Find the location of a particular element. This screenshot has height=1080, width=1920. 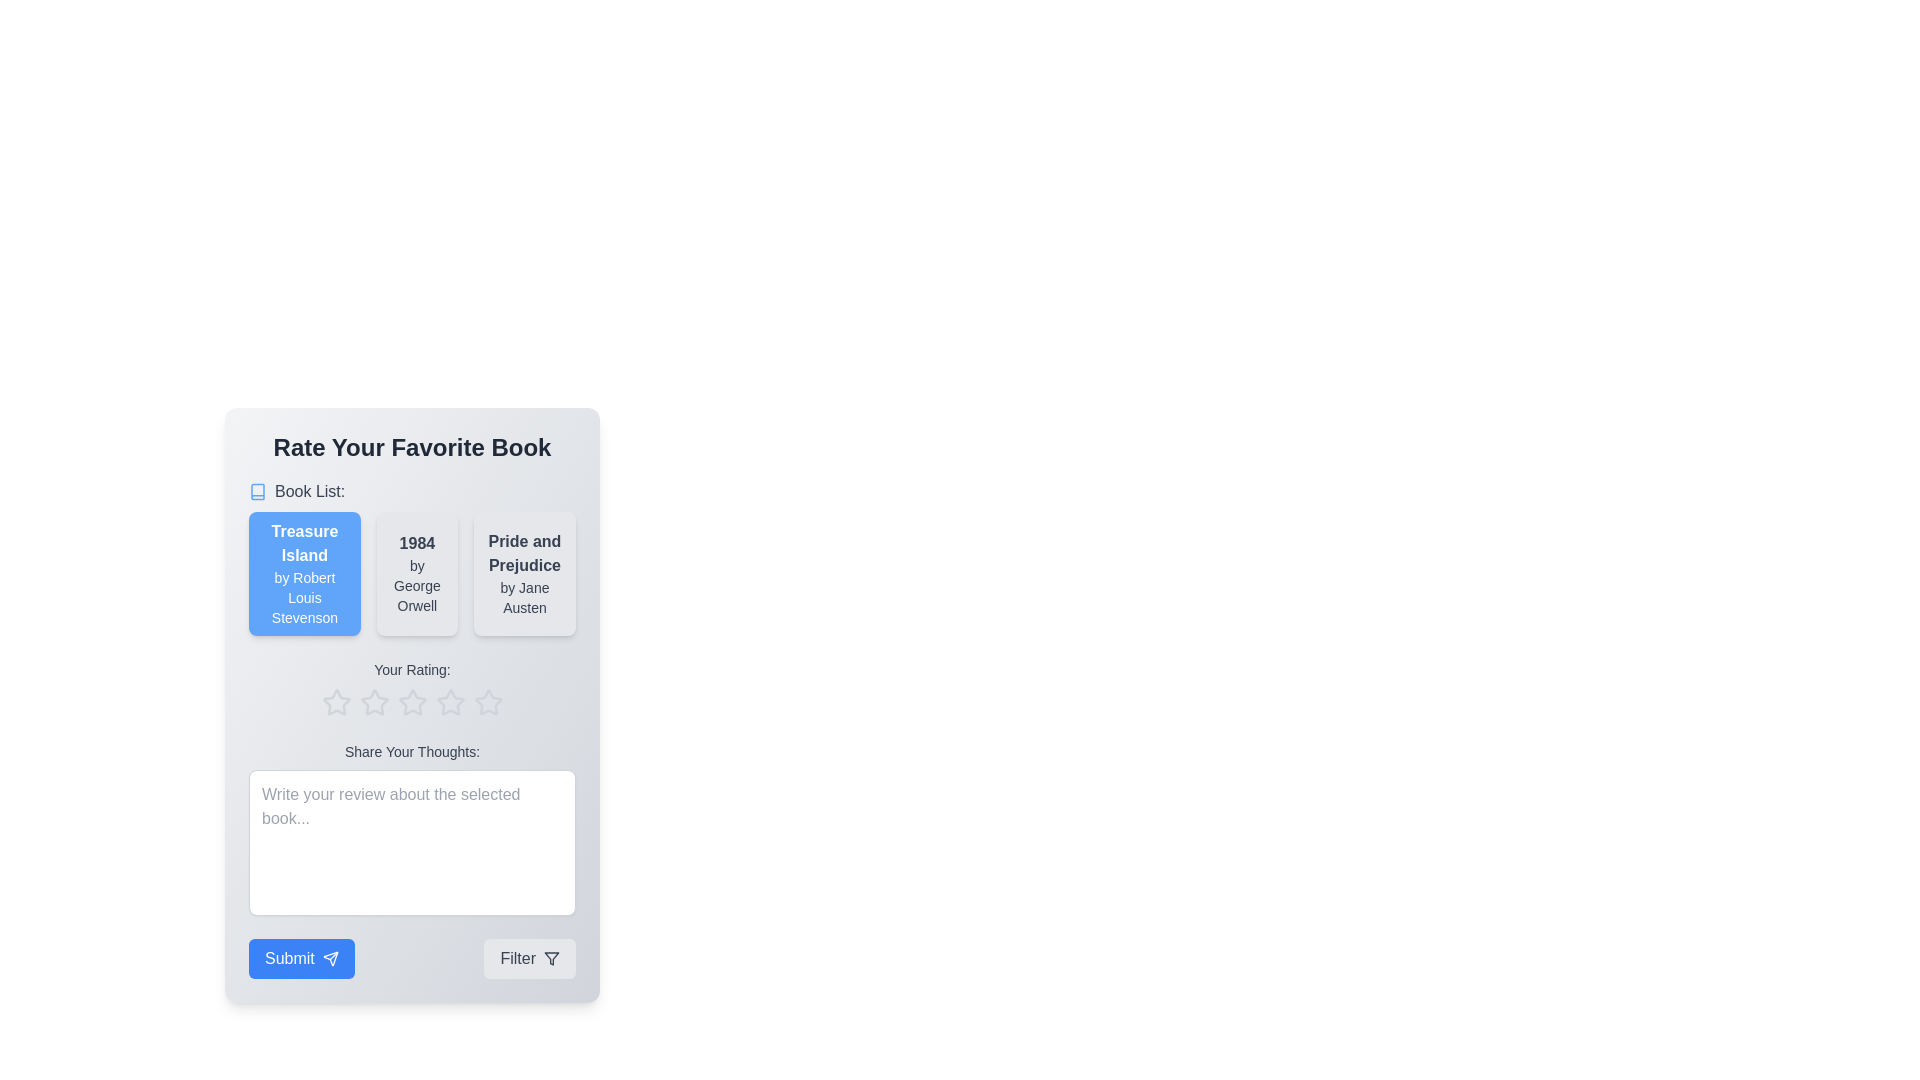

the text label reading 'Book List:' which is positioned above the list of clickable book cards is located at coordinates (411, 558).